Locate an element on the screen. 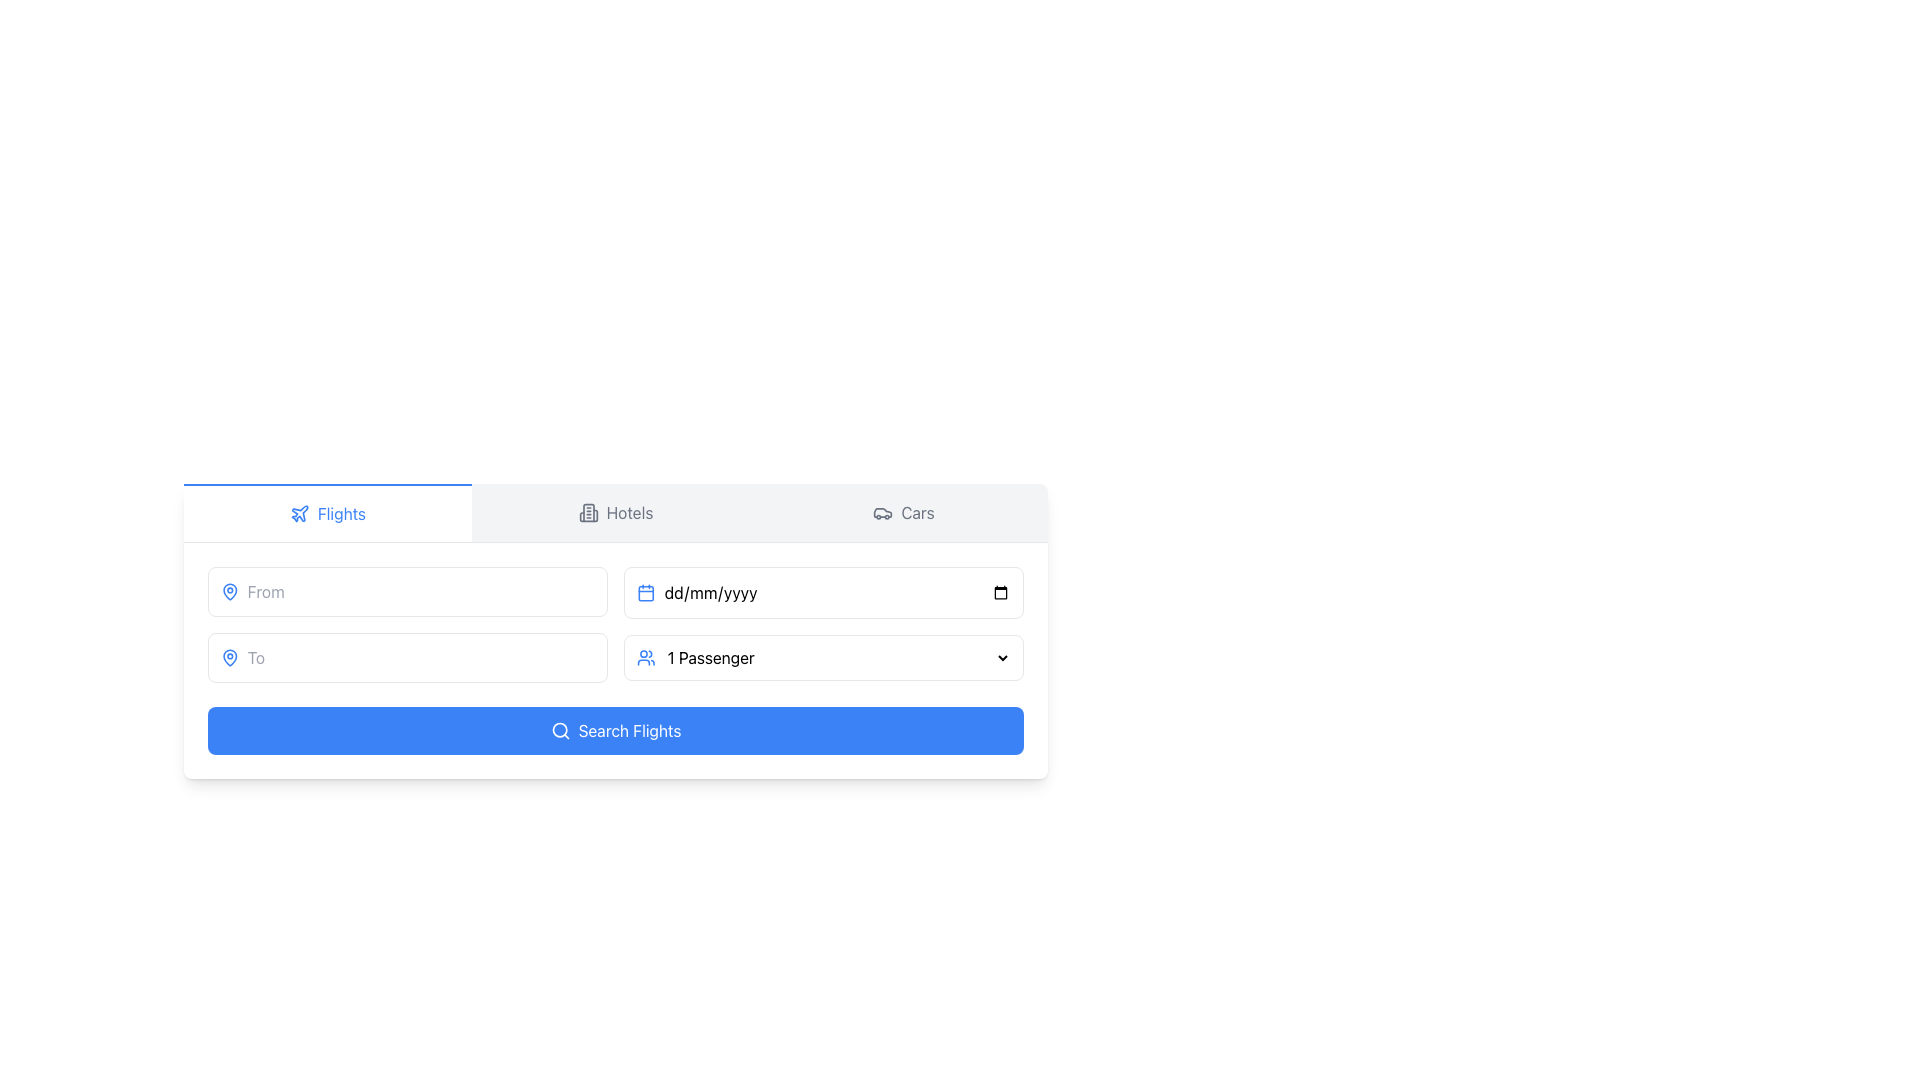  the location icon located above the 'To' label, which indicates the association with the geographical location entry input box is located at coordinates (230, 590).